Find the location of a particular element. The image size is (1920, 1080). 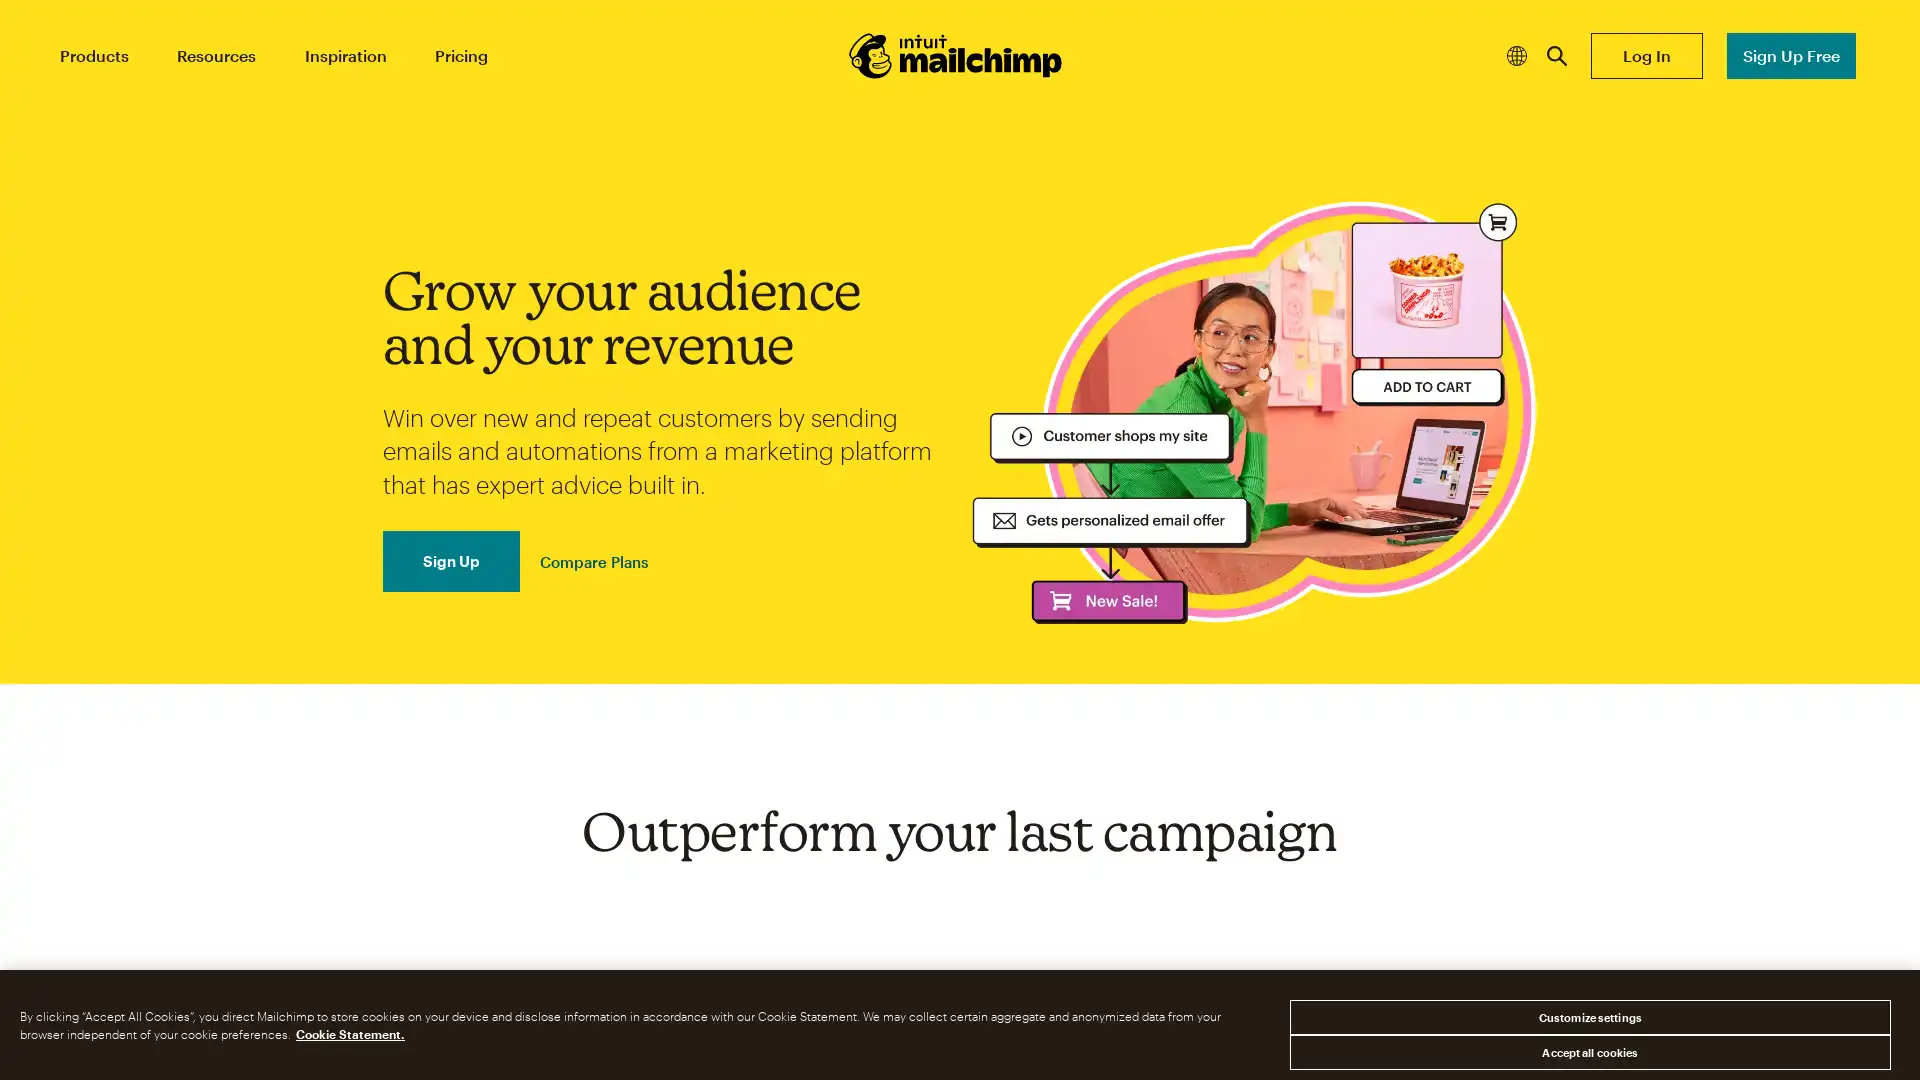

Accept all cookies is located at coordinates (1588, 1051).